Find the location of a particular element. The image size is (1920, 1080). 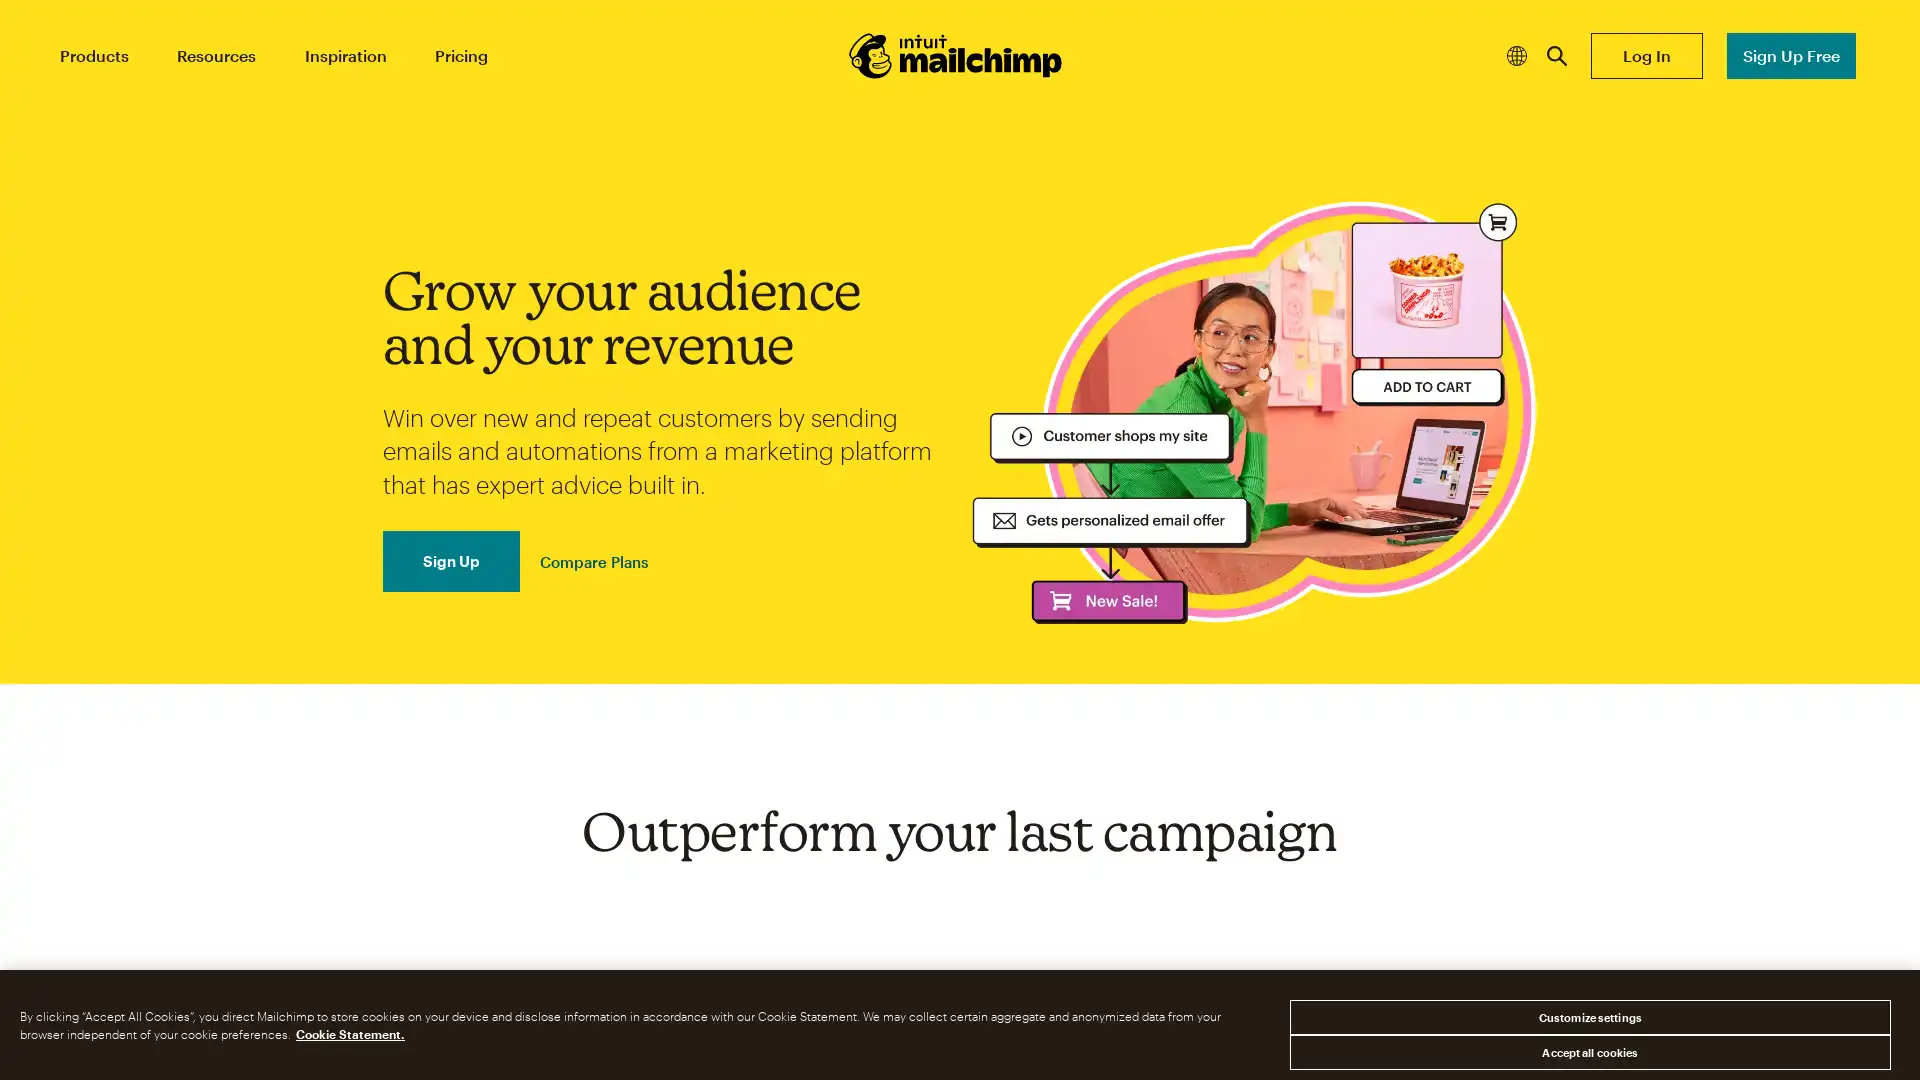

Accept all cookies is located at coordinates (1588, 1051).